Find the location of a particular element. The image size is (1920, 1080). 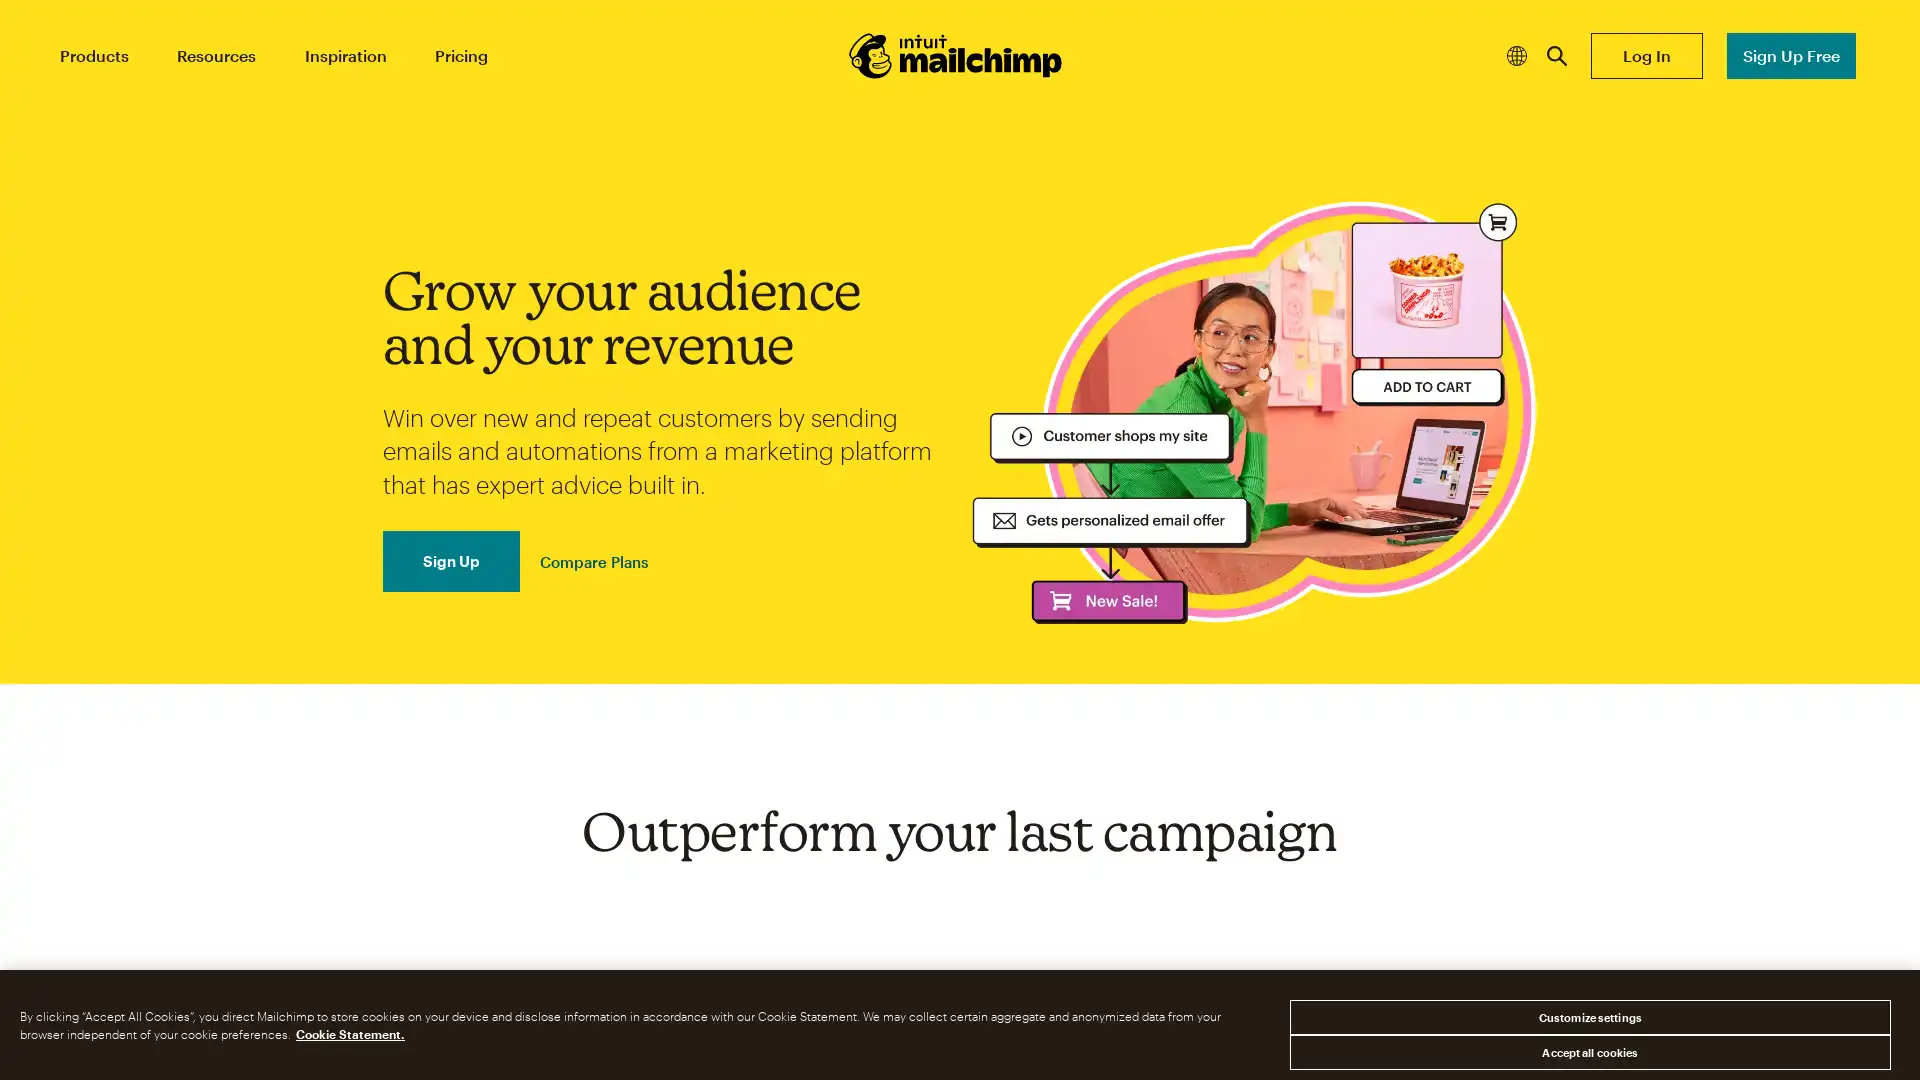

Accept all cookies is located at coordinates (1588, 1051).